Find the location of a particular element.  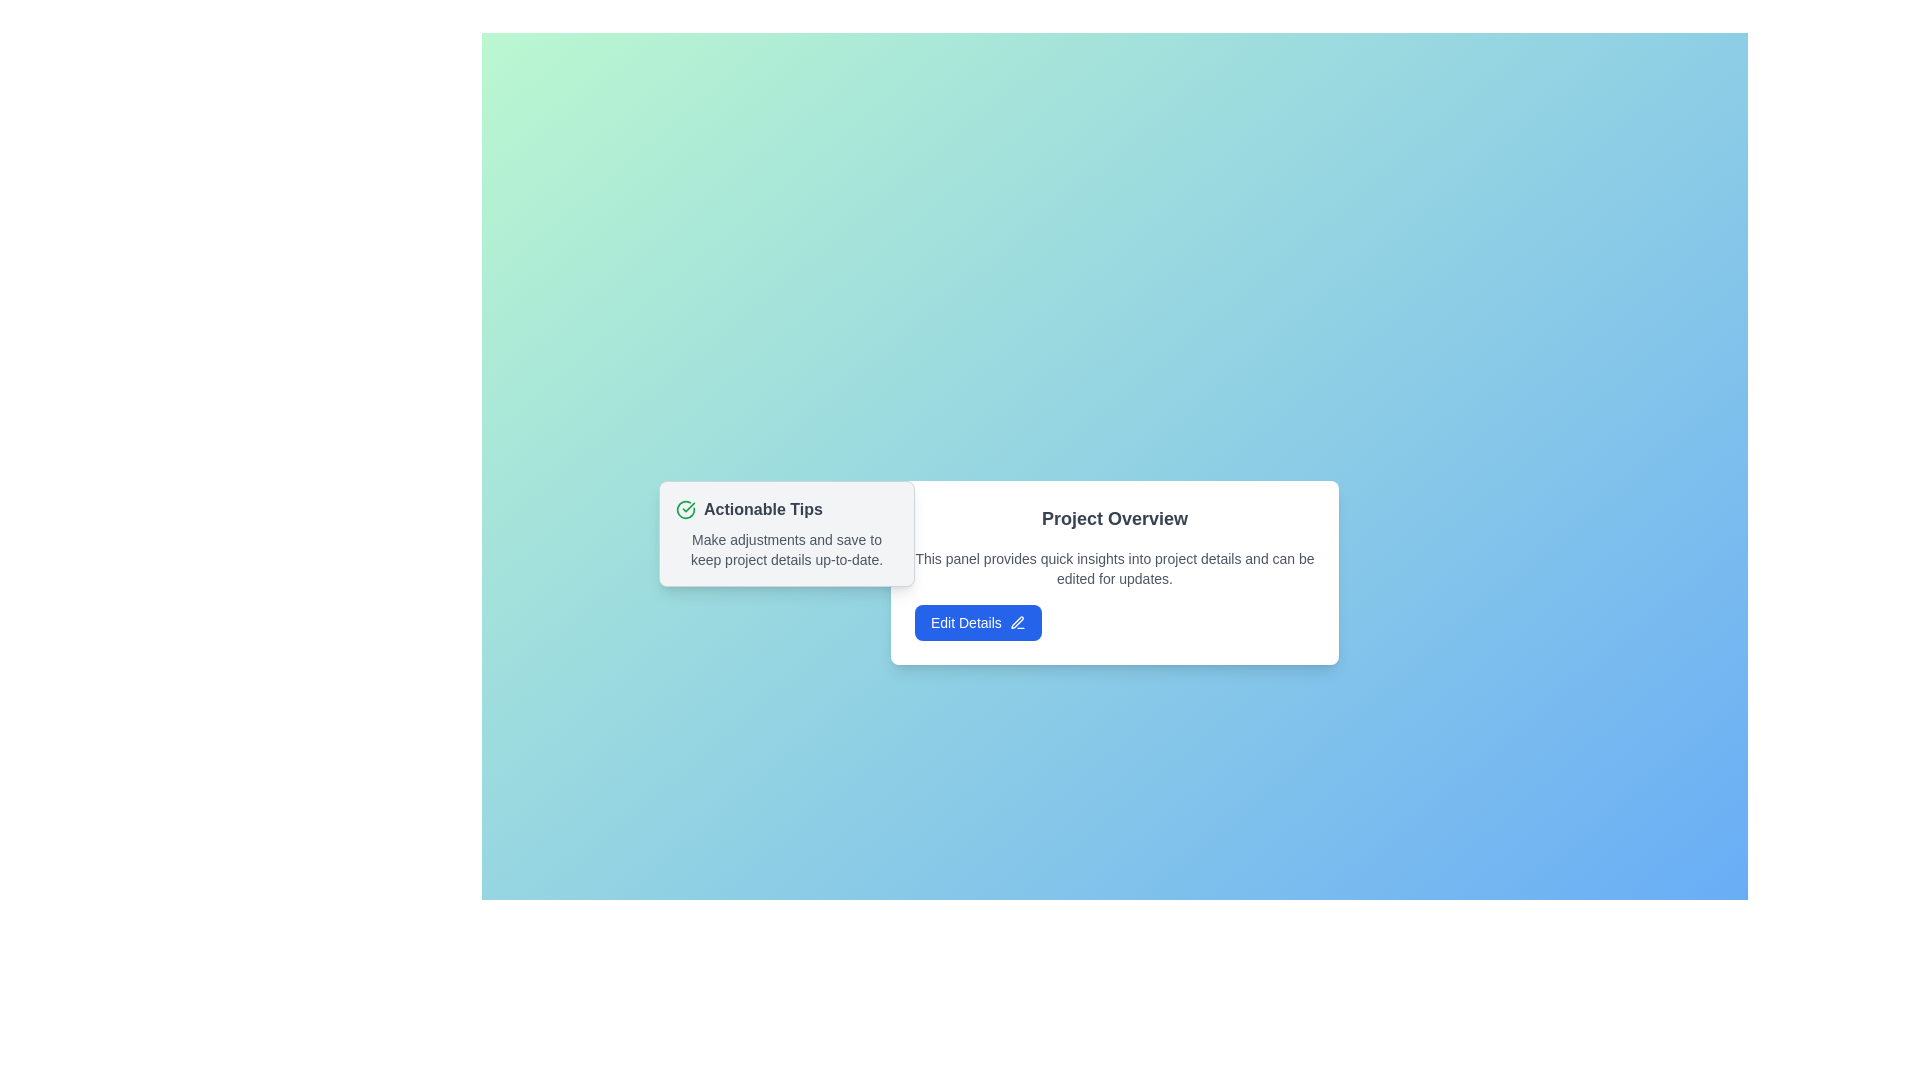

the success icon to the left of the 'Actionable Tips' text, which signifies a completed action is located at coordinates (686, 508).